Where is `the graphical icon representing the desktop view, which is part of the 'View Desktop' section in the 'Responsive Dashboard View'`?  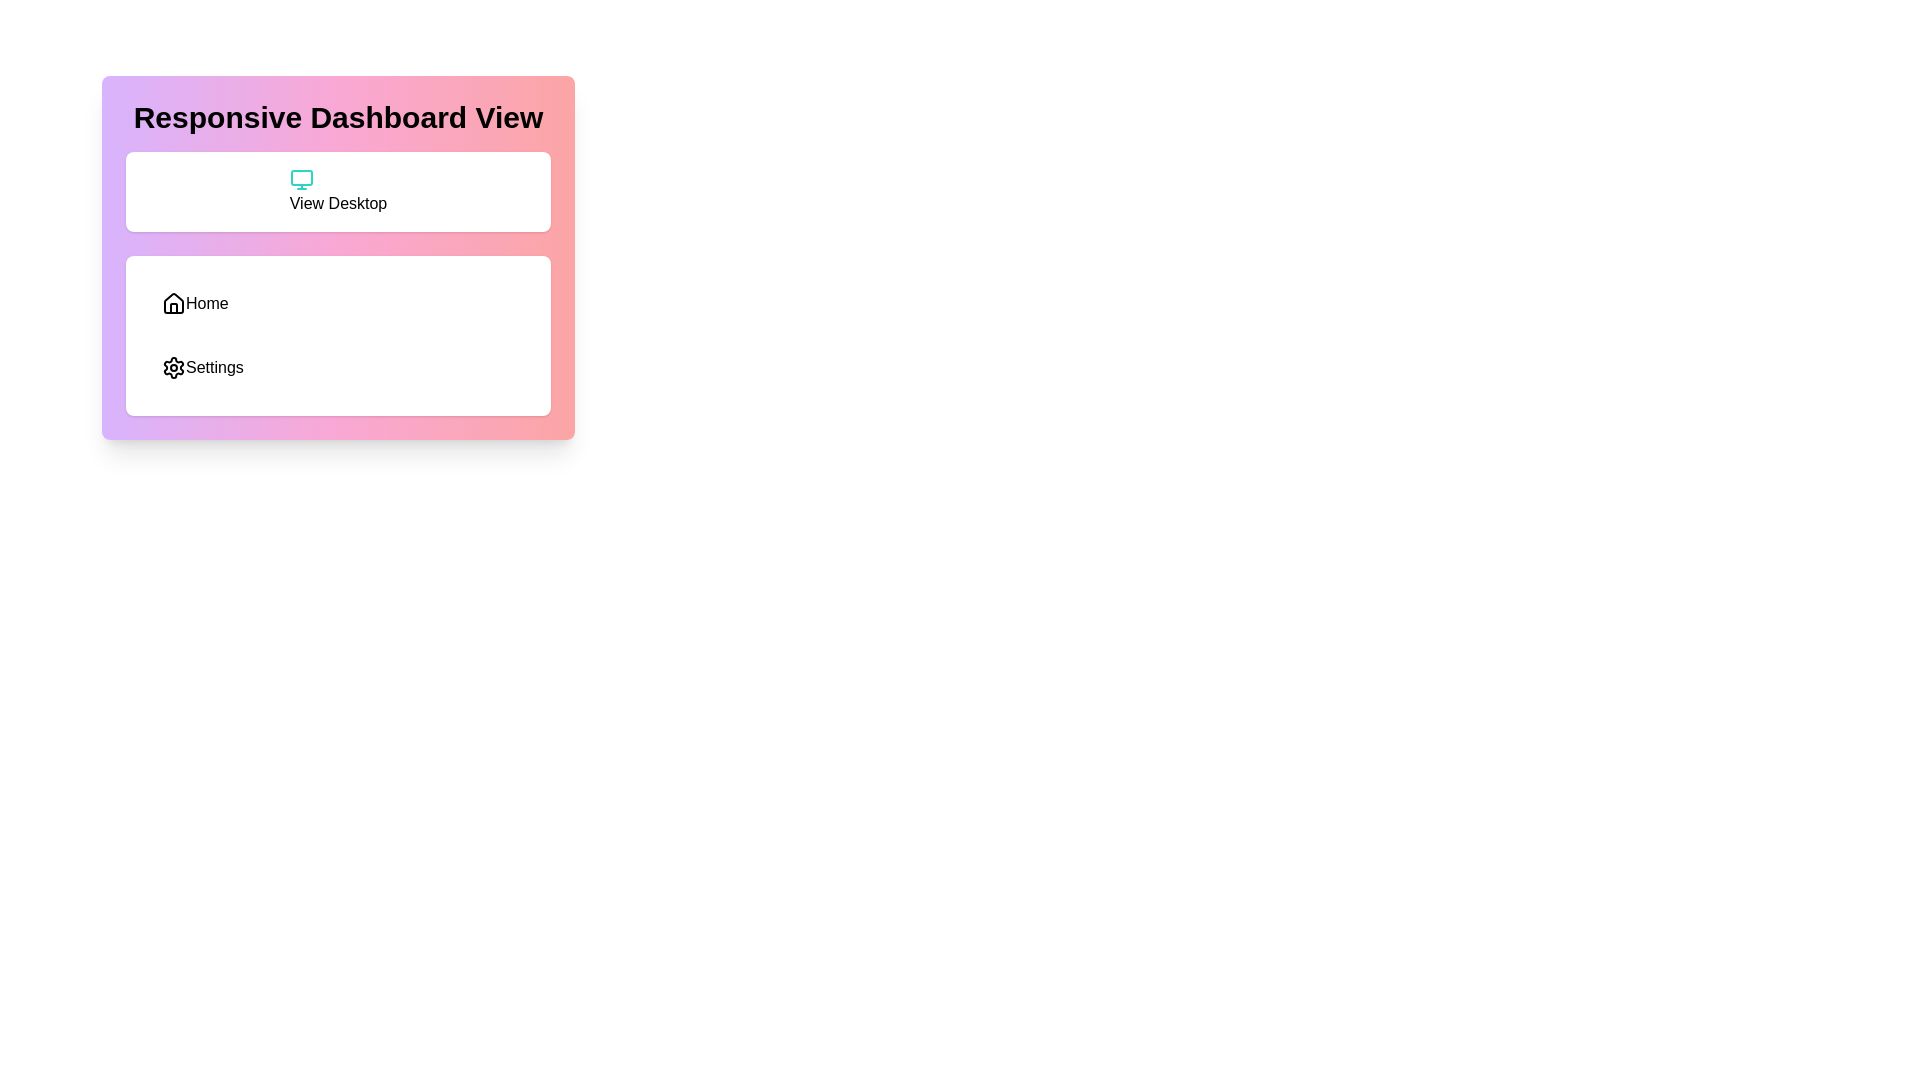
the graphical icon representing the desktop view, which is part of the 'View Desktop' section in the 'Responsive Dashboard View' is located at coordinates (300, 176).